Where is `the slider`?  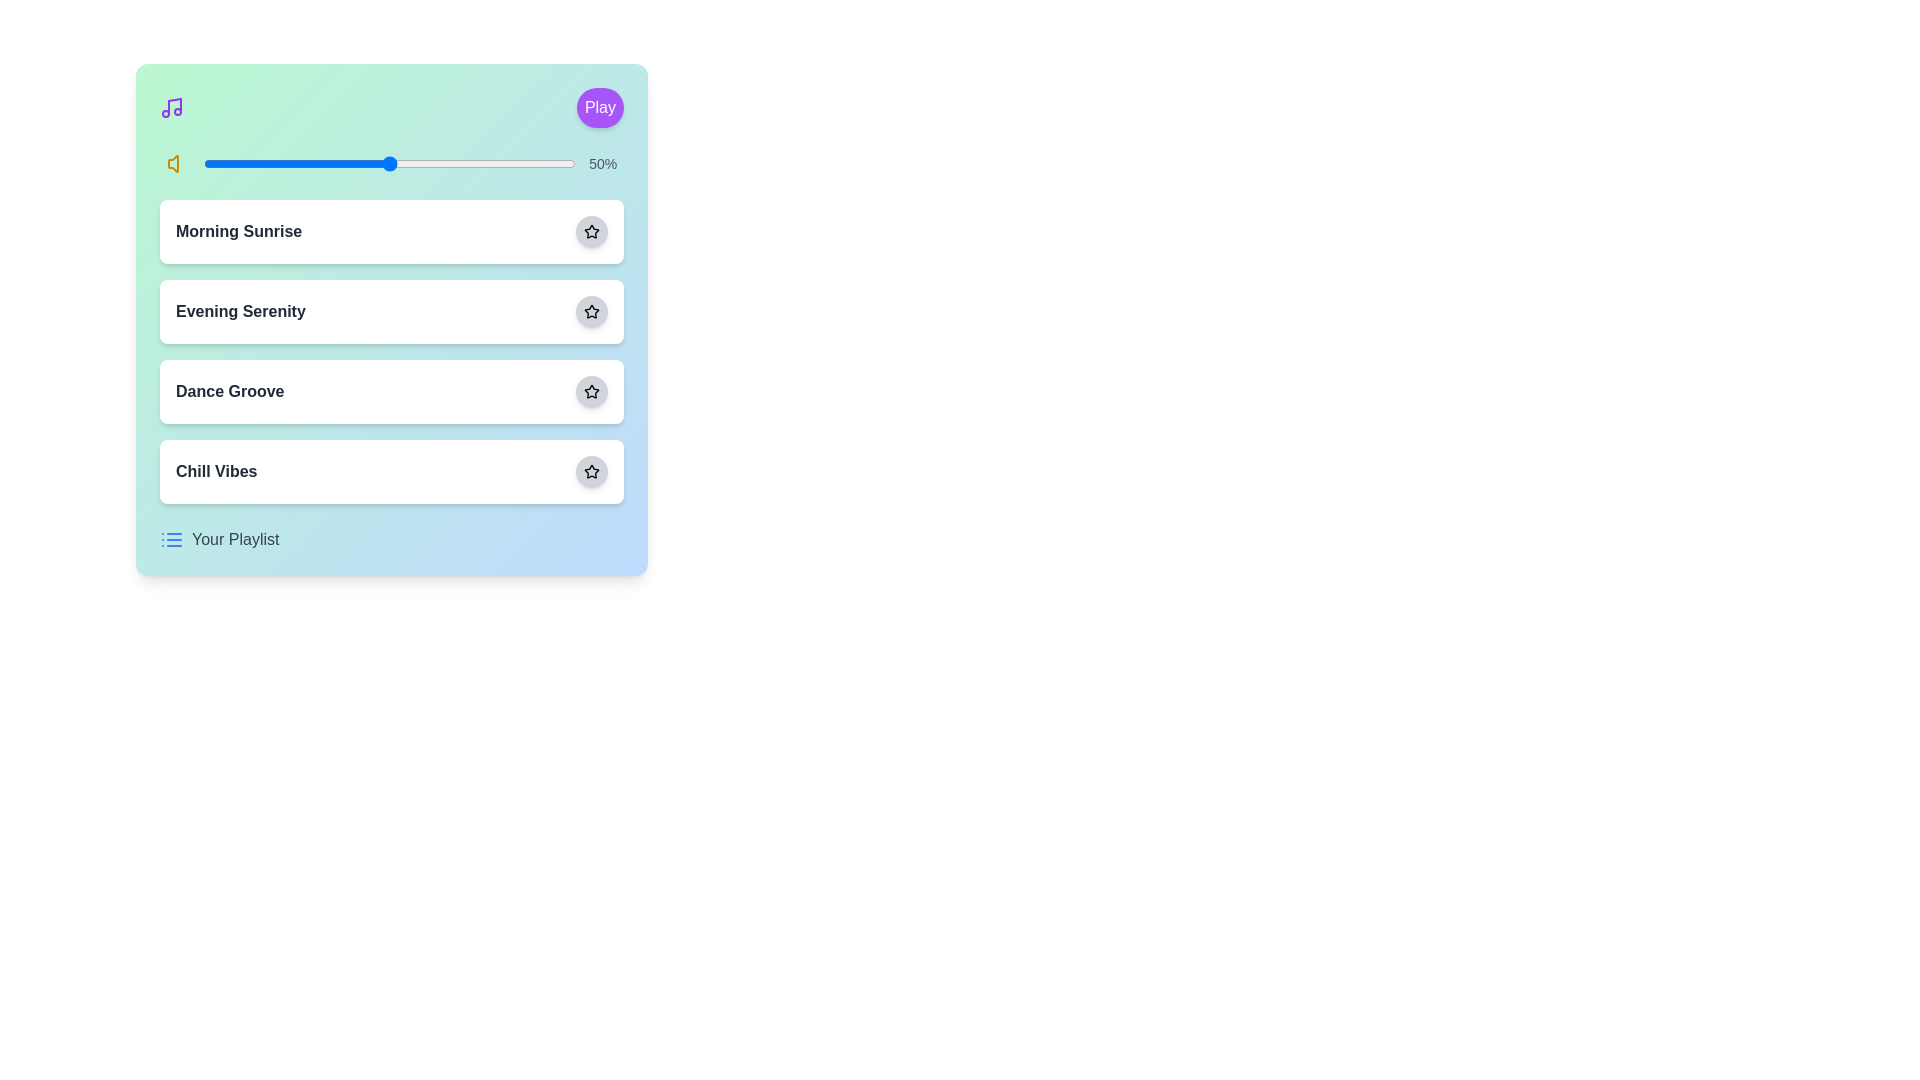
the slider is located at coordinates (482, 163).